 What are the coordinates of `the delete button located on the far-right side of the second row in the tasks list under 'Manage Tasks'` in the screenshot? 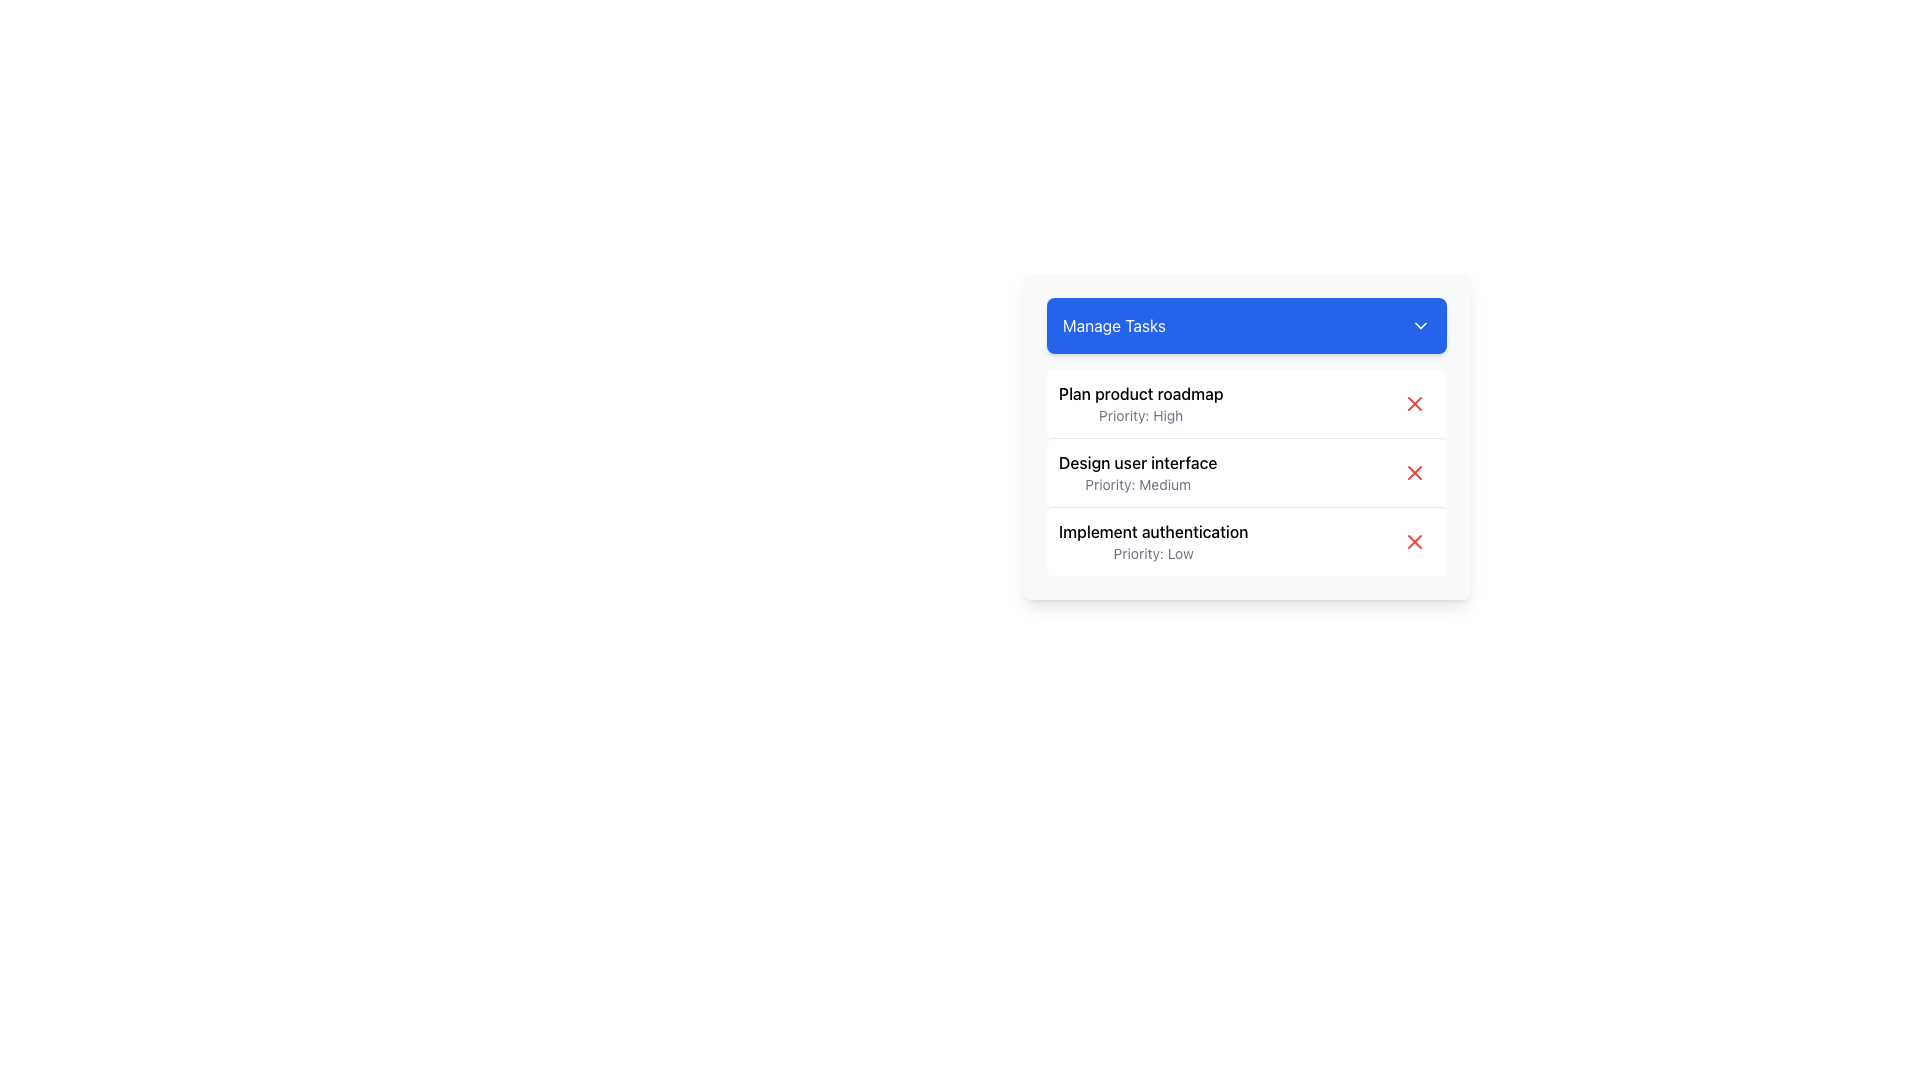 It's located at (1414, 473).